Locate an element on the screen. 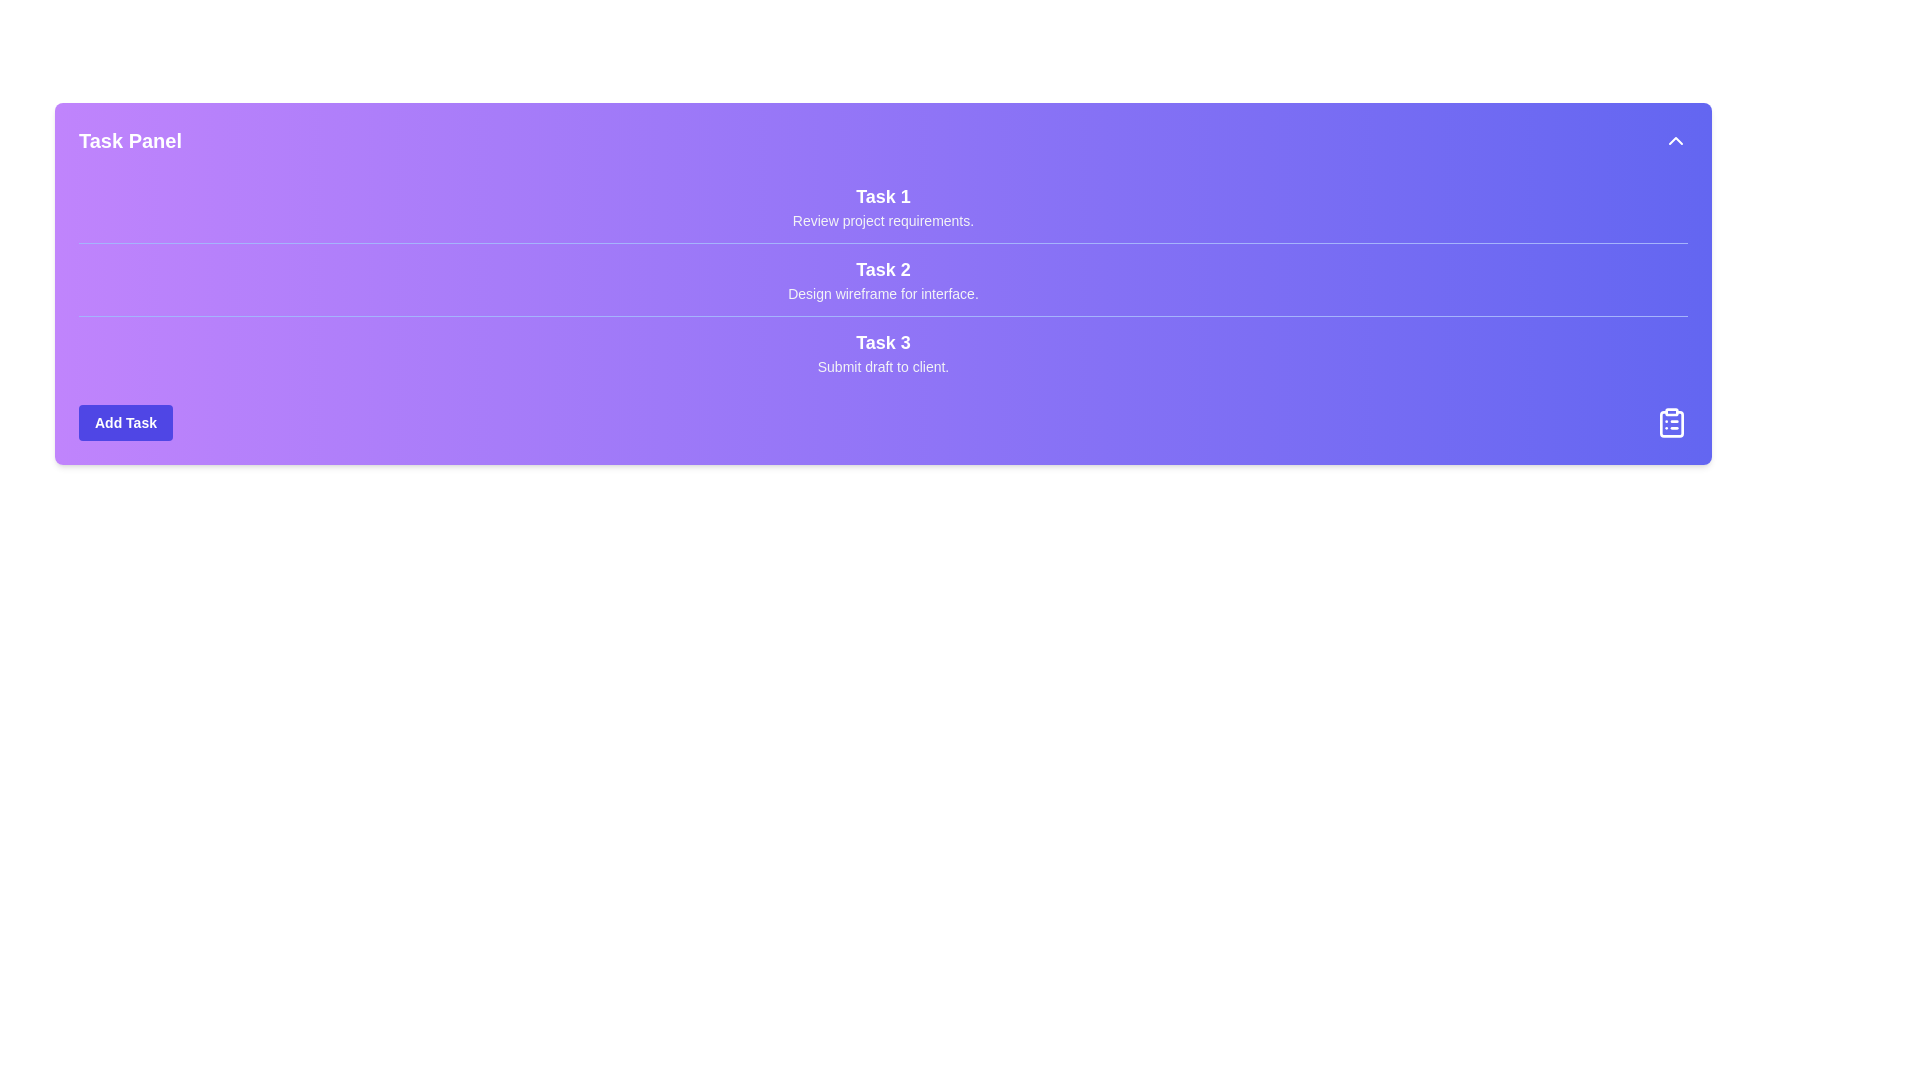 This screenshot has height=1080, width=1920. the Text Label (Heading) that serves as the title or identifier for the task, positioned at the top-left section of the task entry, to possibly reveal additional options is located at coordinates (882, 196).